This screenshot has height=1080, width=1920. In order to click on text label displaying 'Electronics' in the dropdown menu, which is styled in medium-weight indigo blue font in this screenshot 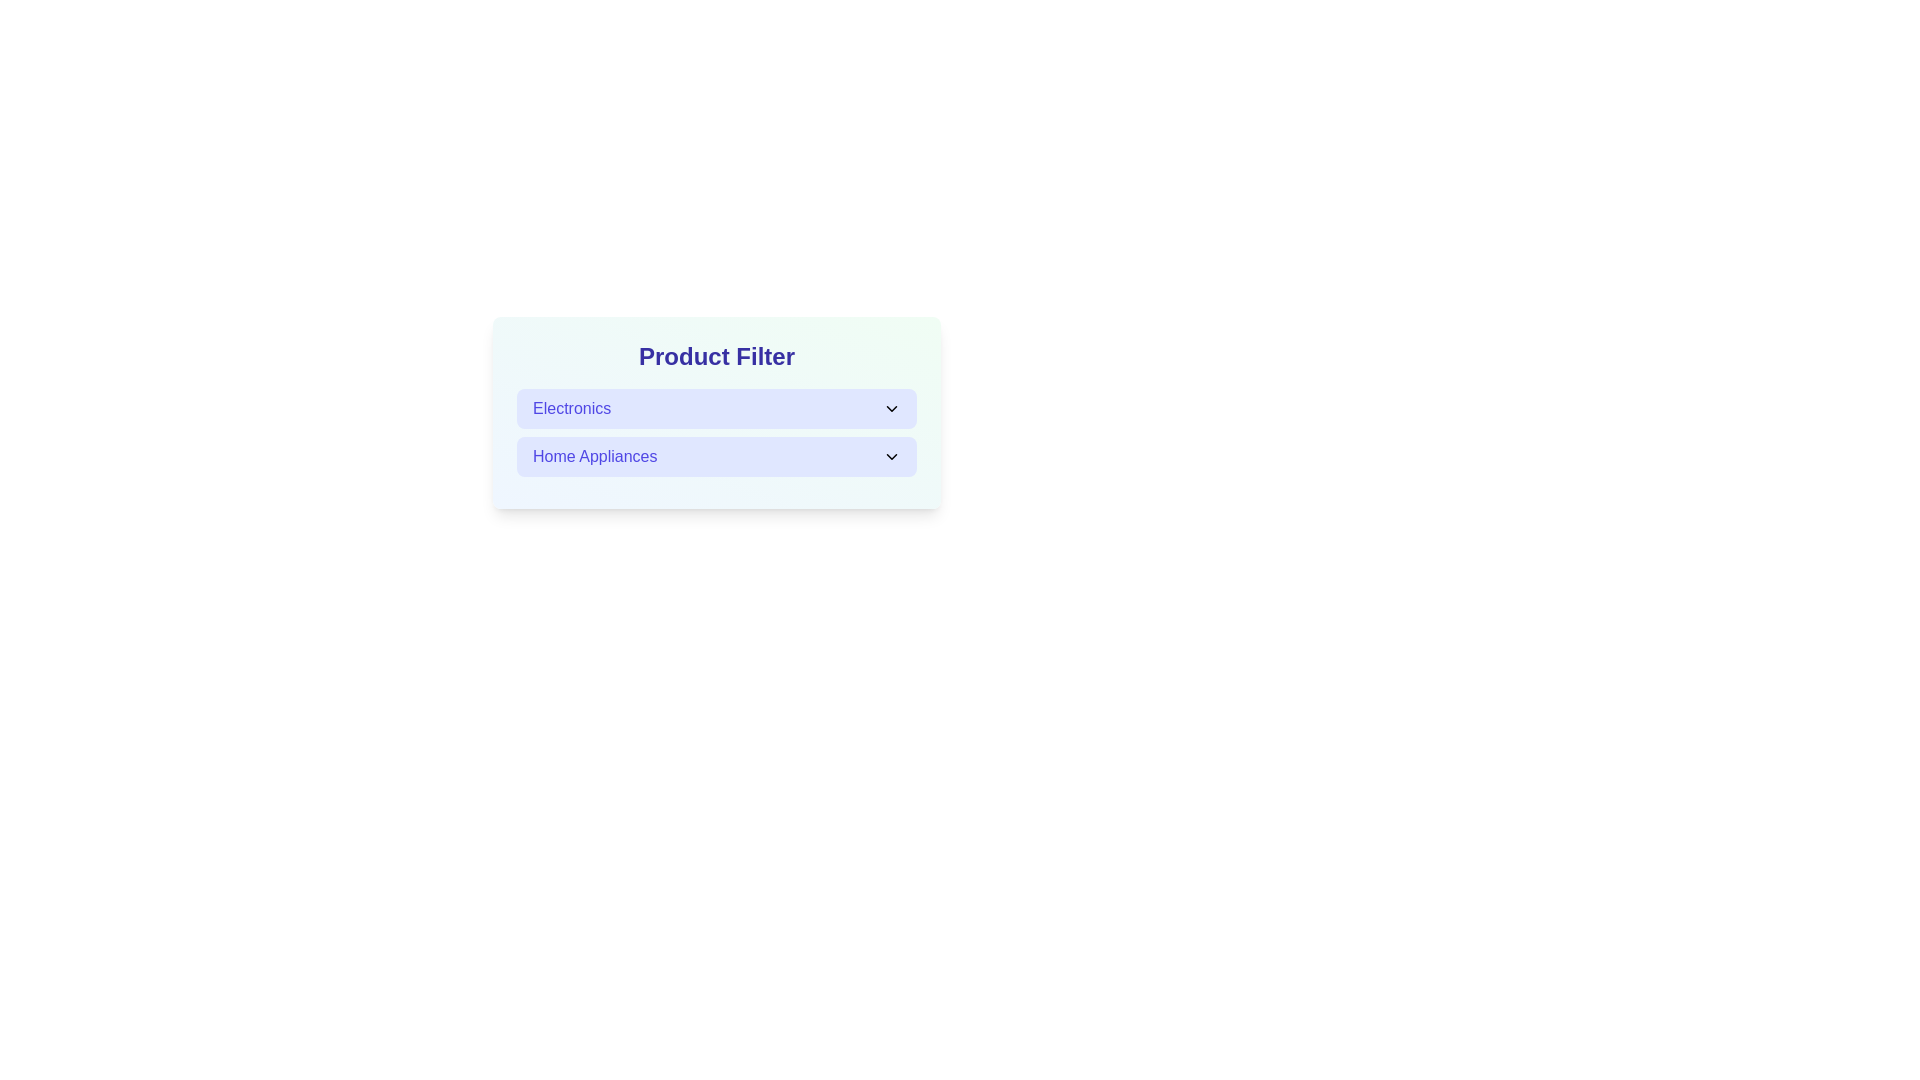, I will do `click(571, 407)`.